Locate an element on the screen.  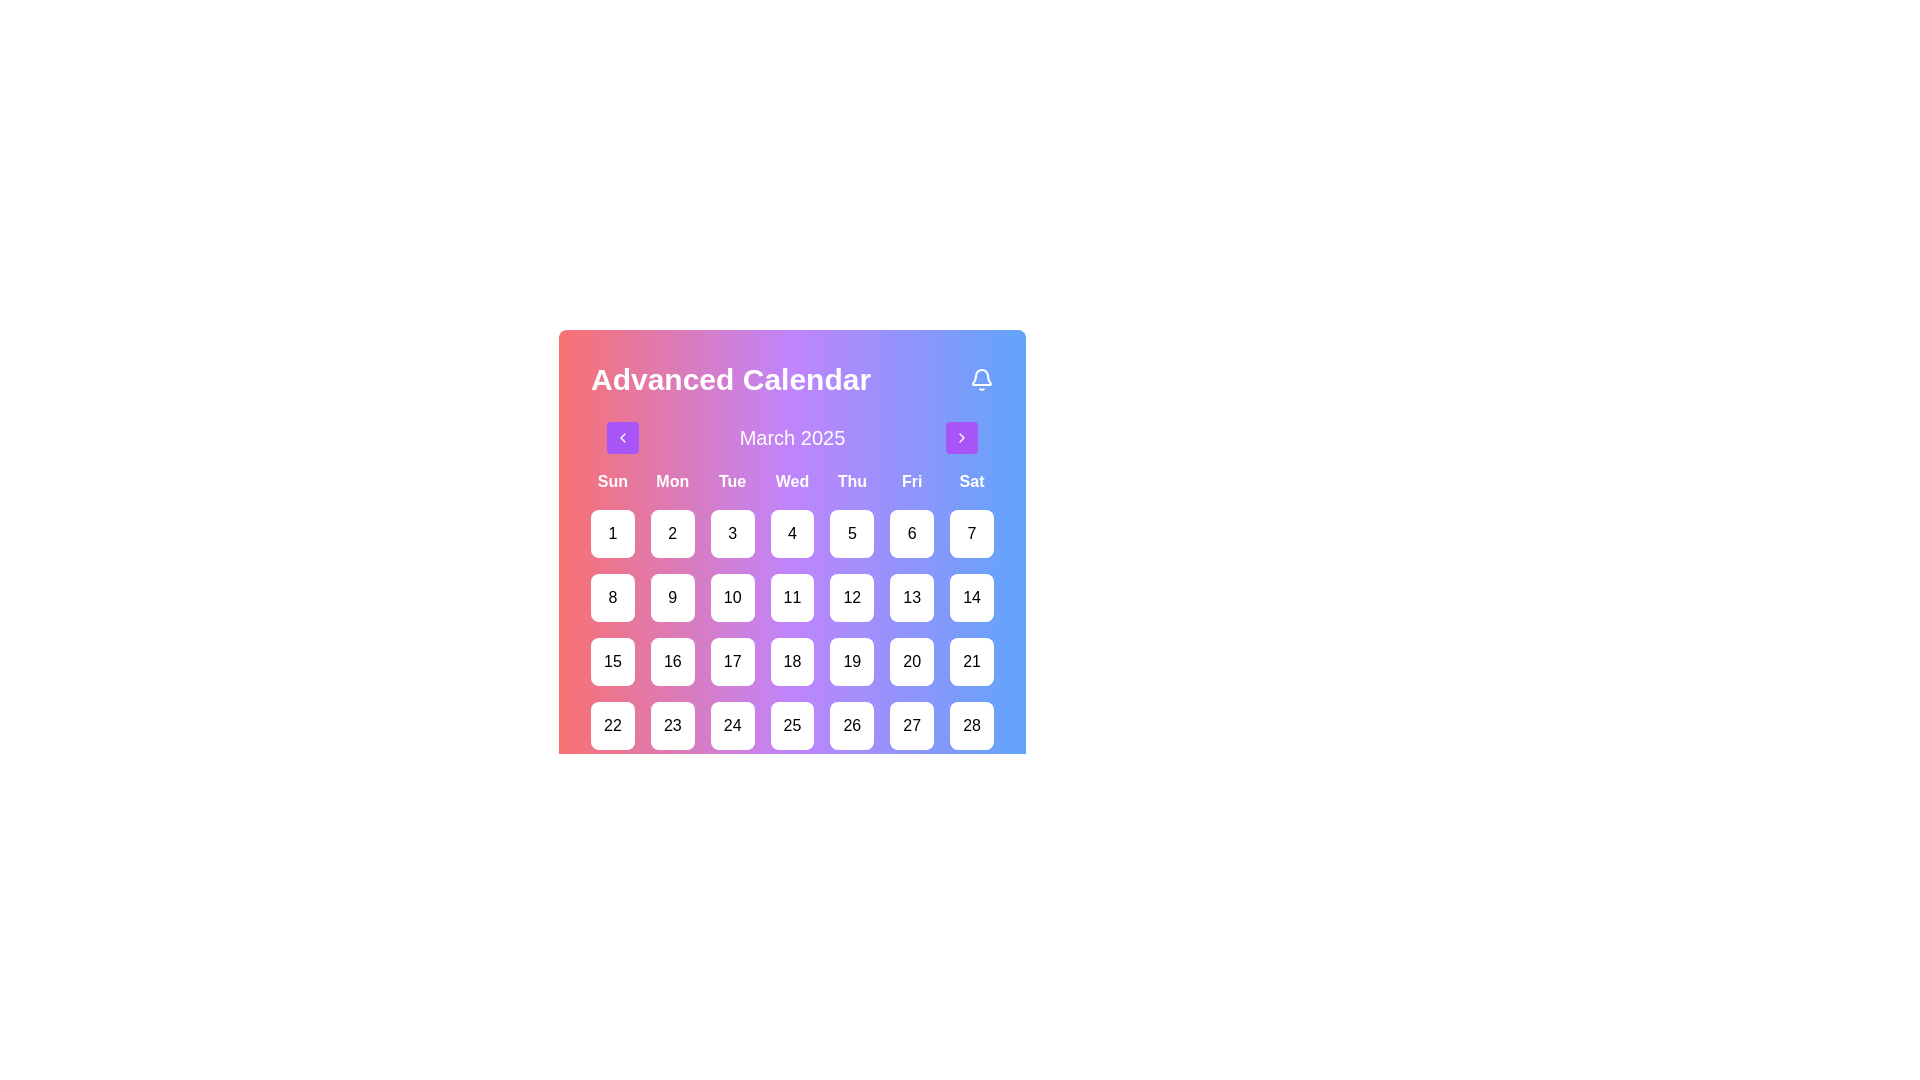
the first day of the month cell in the calendar grid, located under the 'Sun' column heading, to trigger a shadow effect is located at coordinates (611, 532).